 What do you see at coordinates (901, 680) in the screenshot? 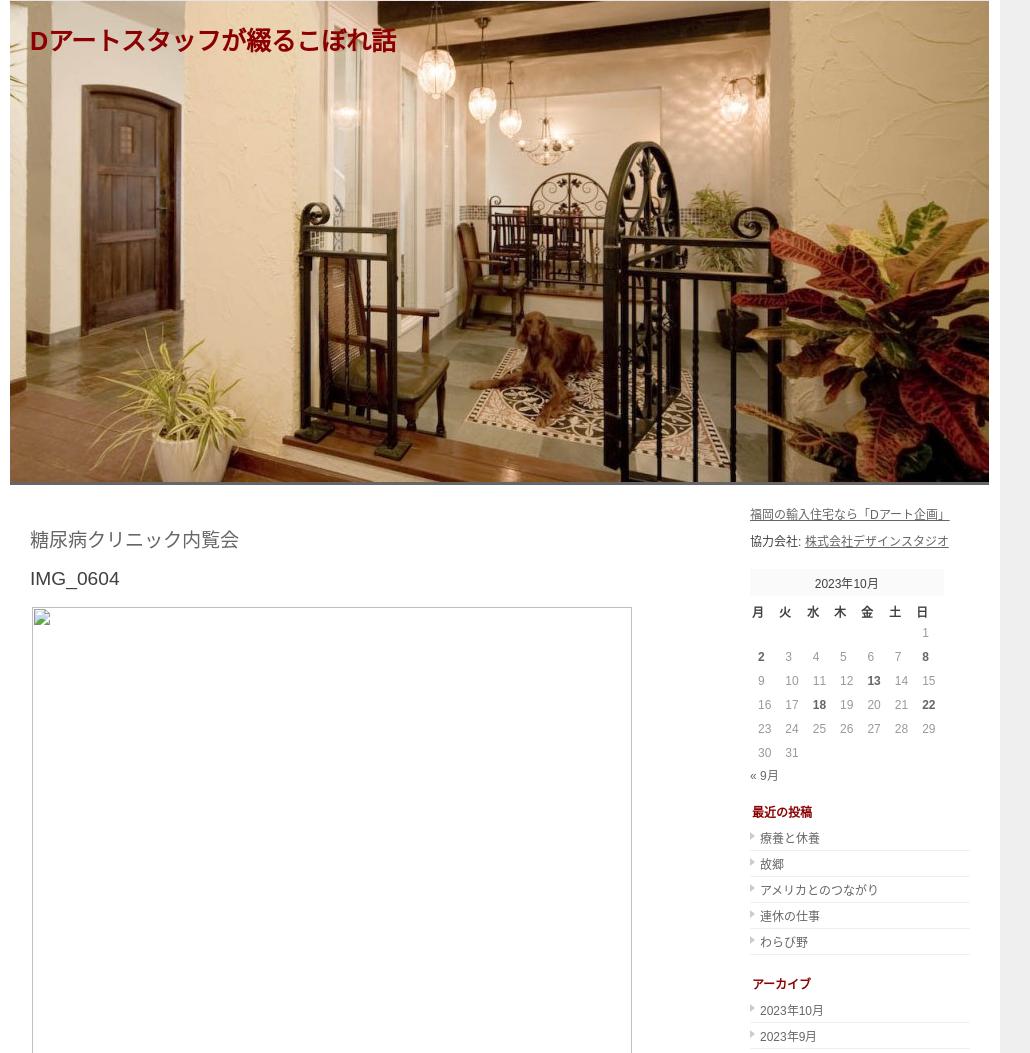
I see `'14'` at bounding box center [901, 680].